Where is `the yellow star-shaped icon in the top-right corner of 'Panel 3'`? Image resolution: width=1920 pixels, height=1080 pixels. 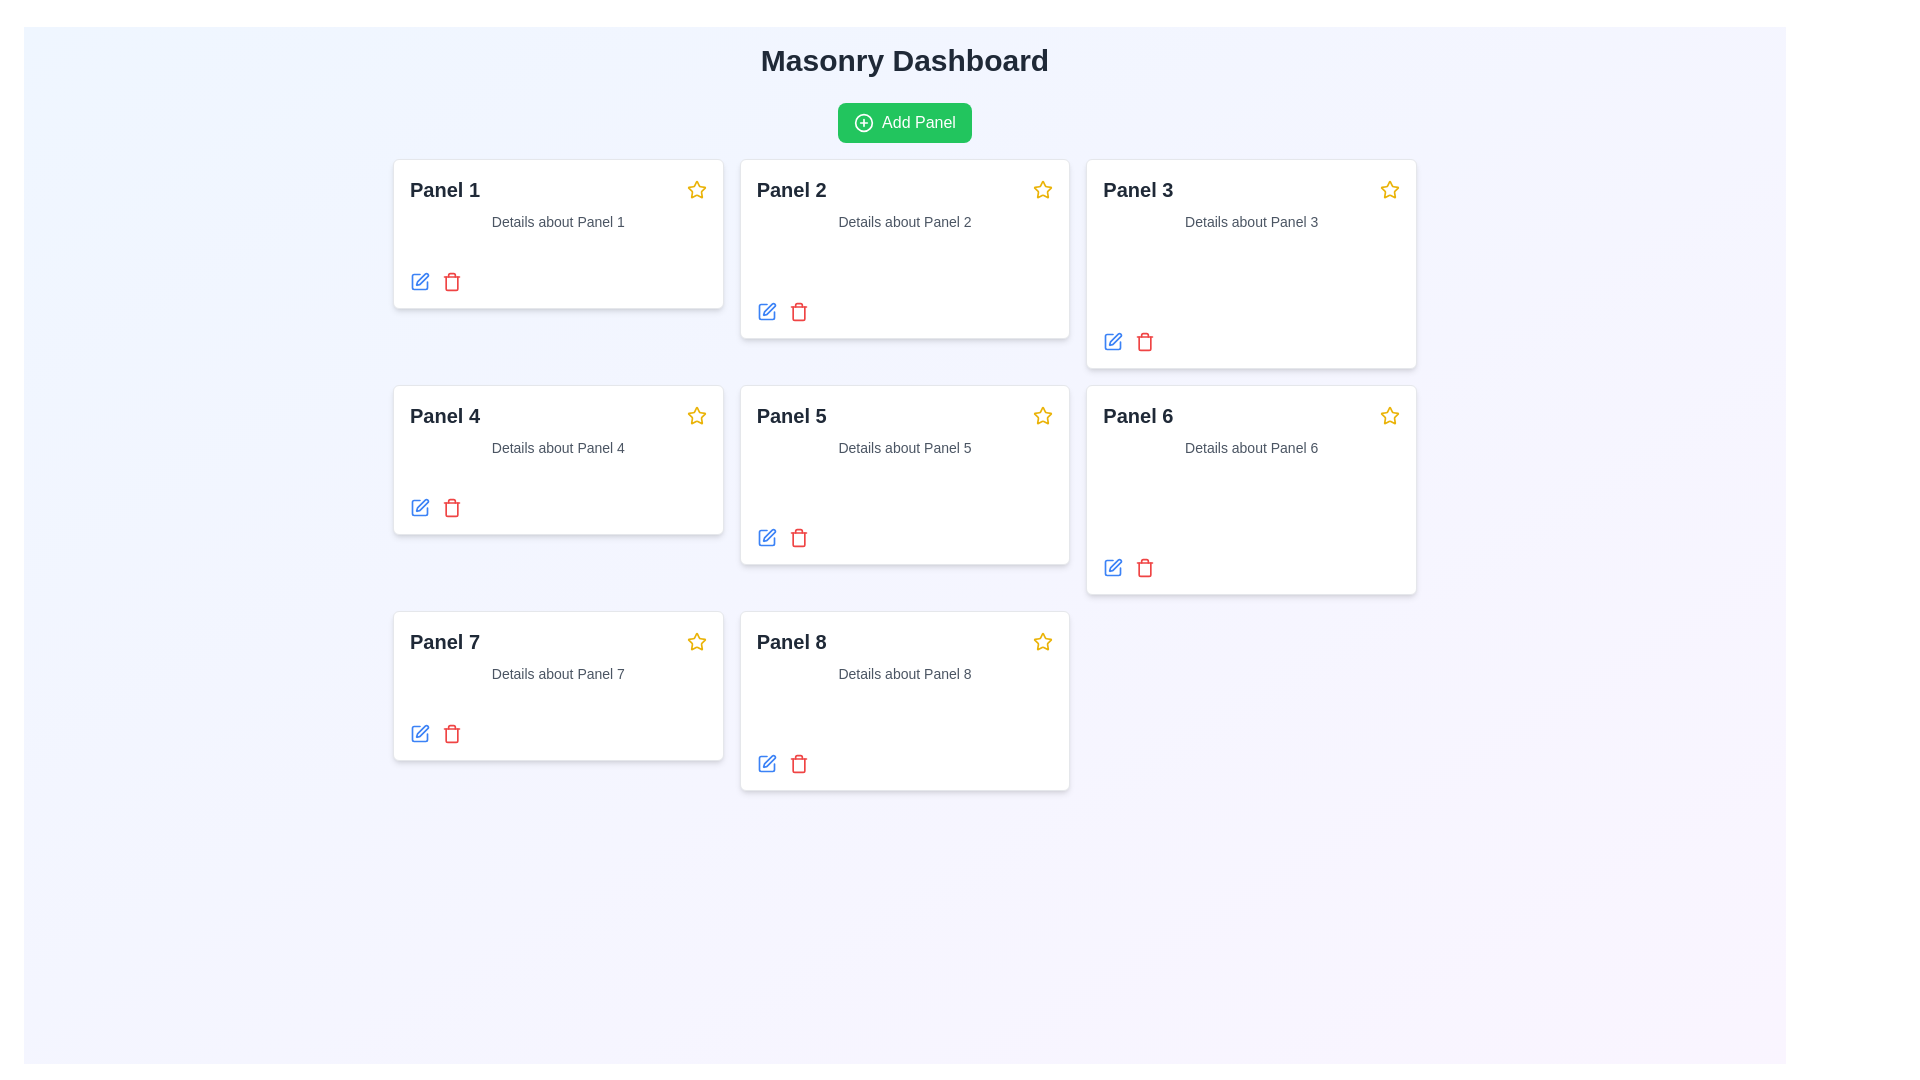 the yellow star-shaped icon in the top-right corner of 'Panel 3' is located at coordinates (1387, 189).